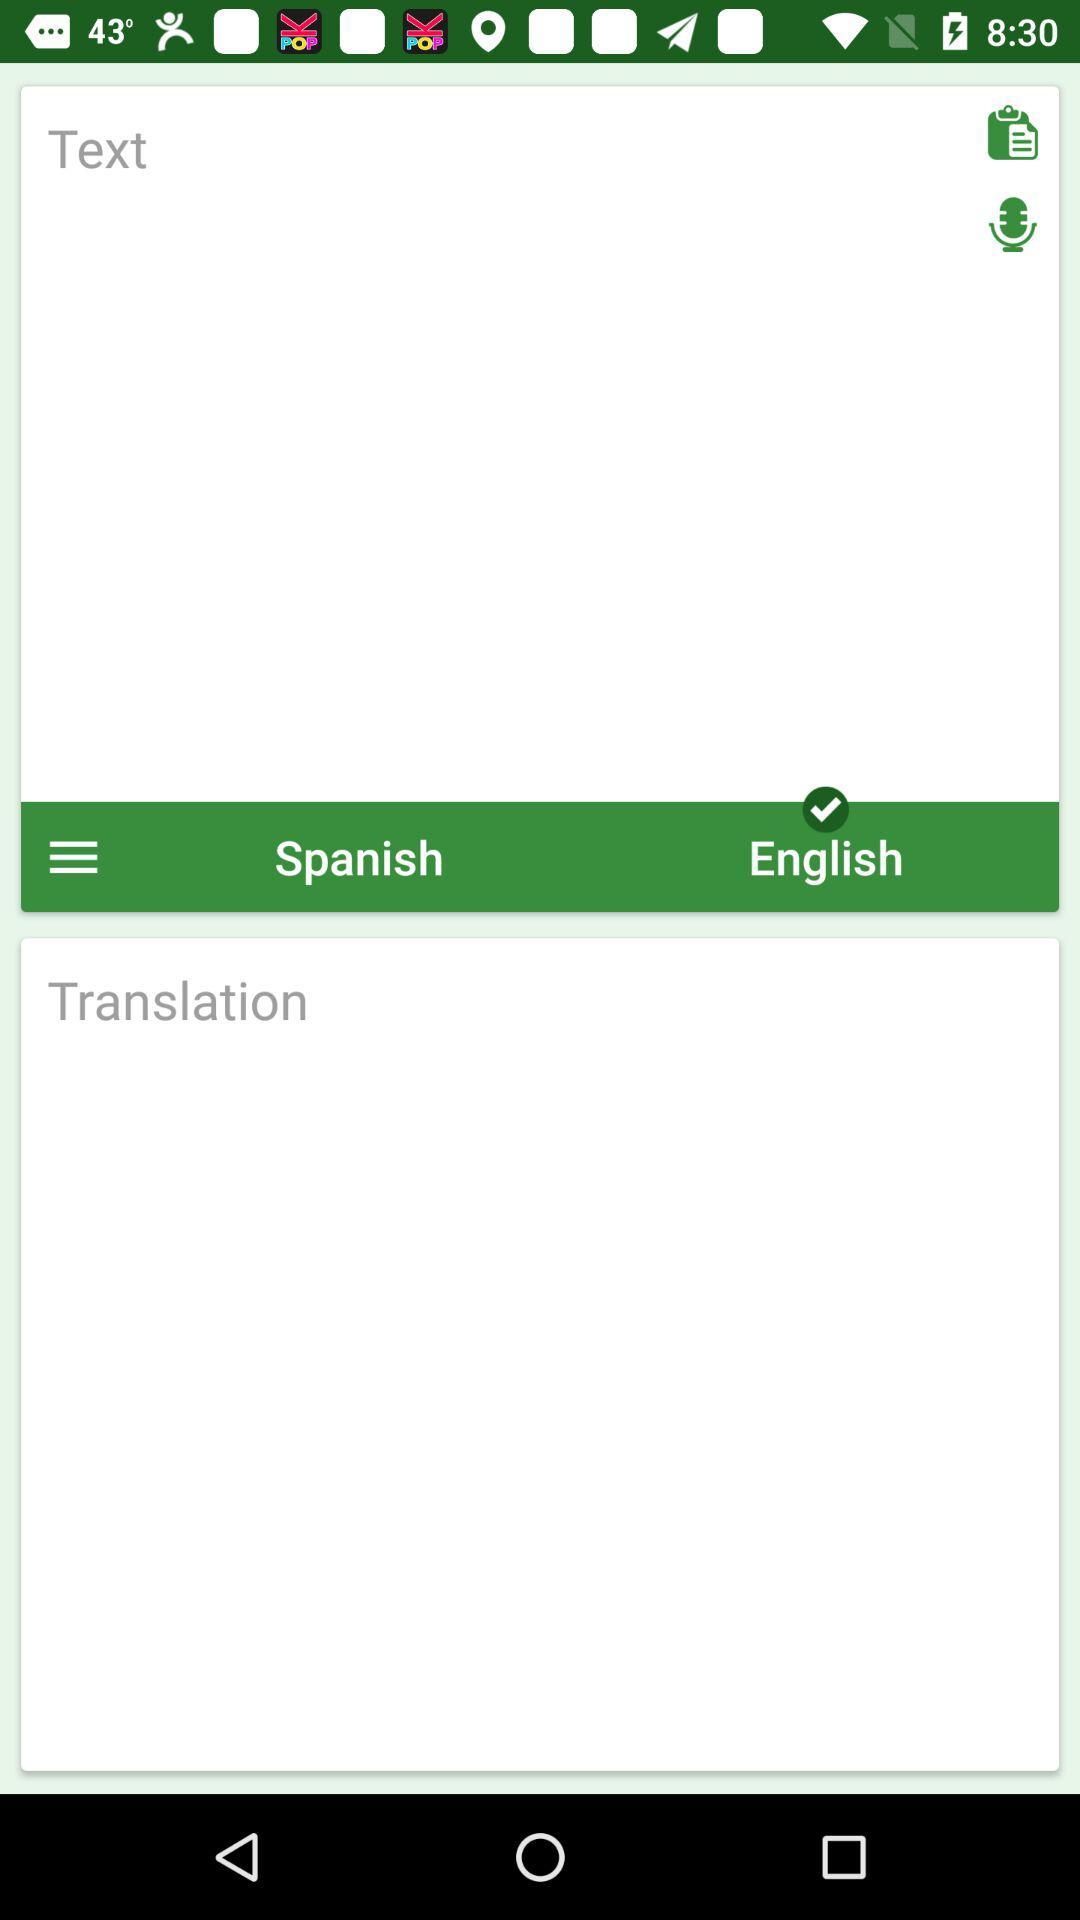  I want to click on the icon next to the english, so click(358, 856).